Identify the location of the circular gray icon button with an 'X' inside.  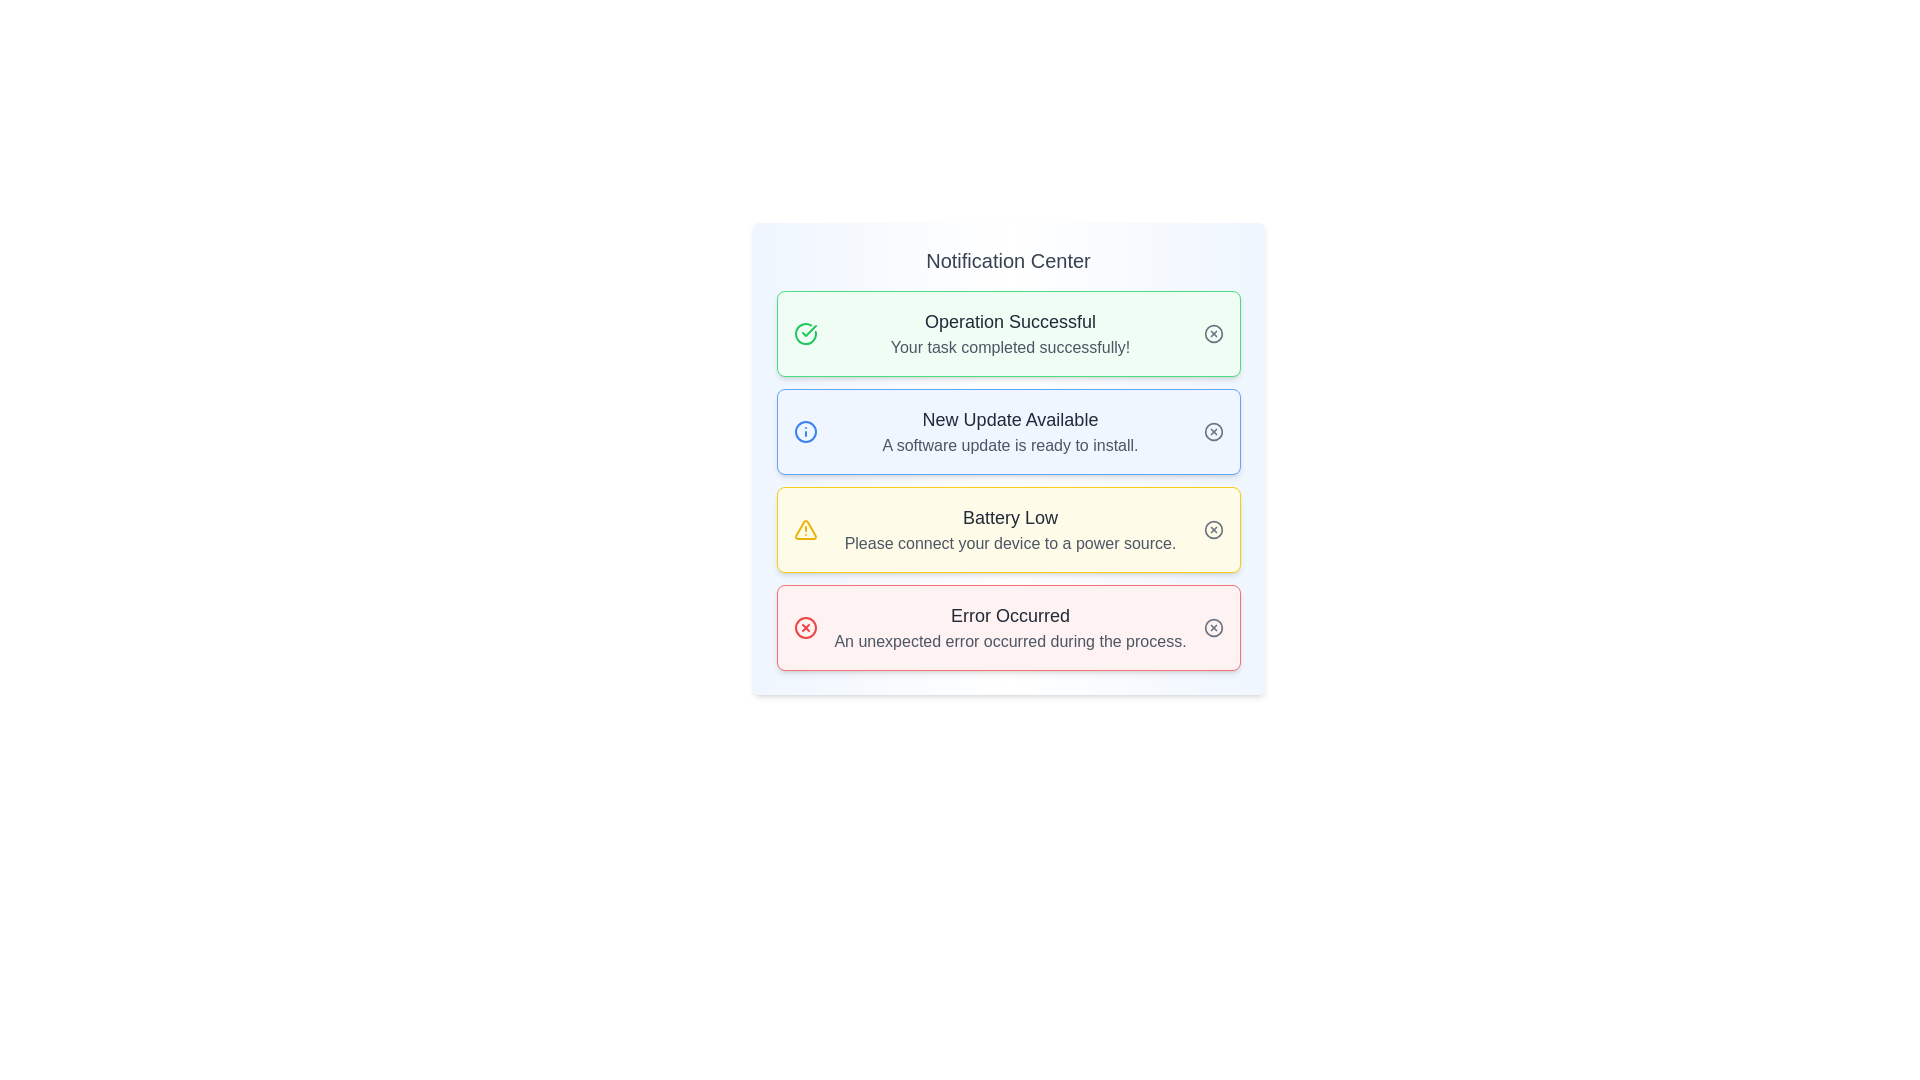
(1212, 627).